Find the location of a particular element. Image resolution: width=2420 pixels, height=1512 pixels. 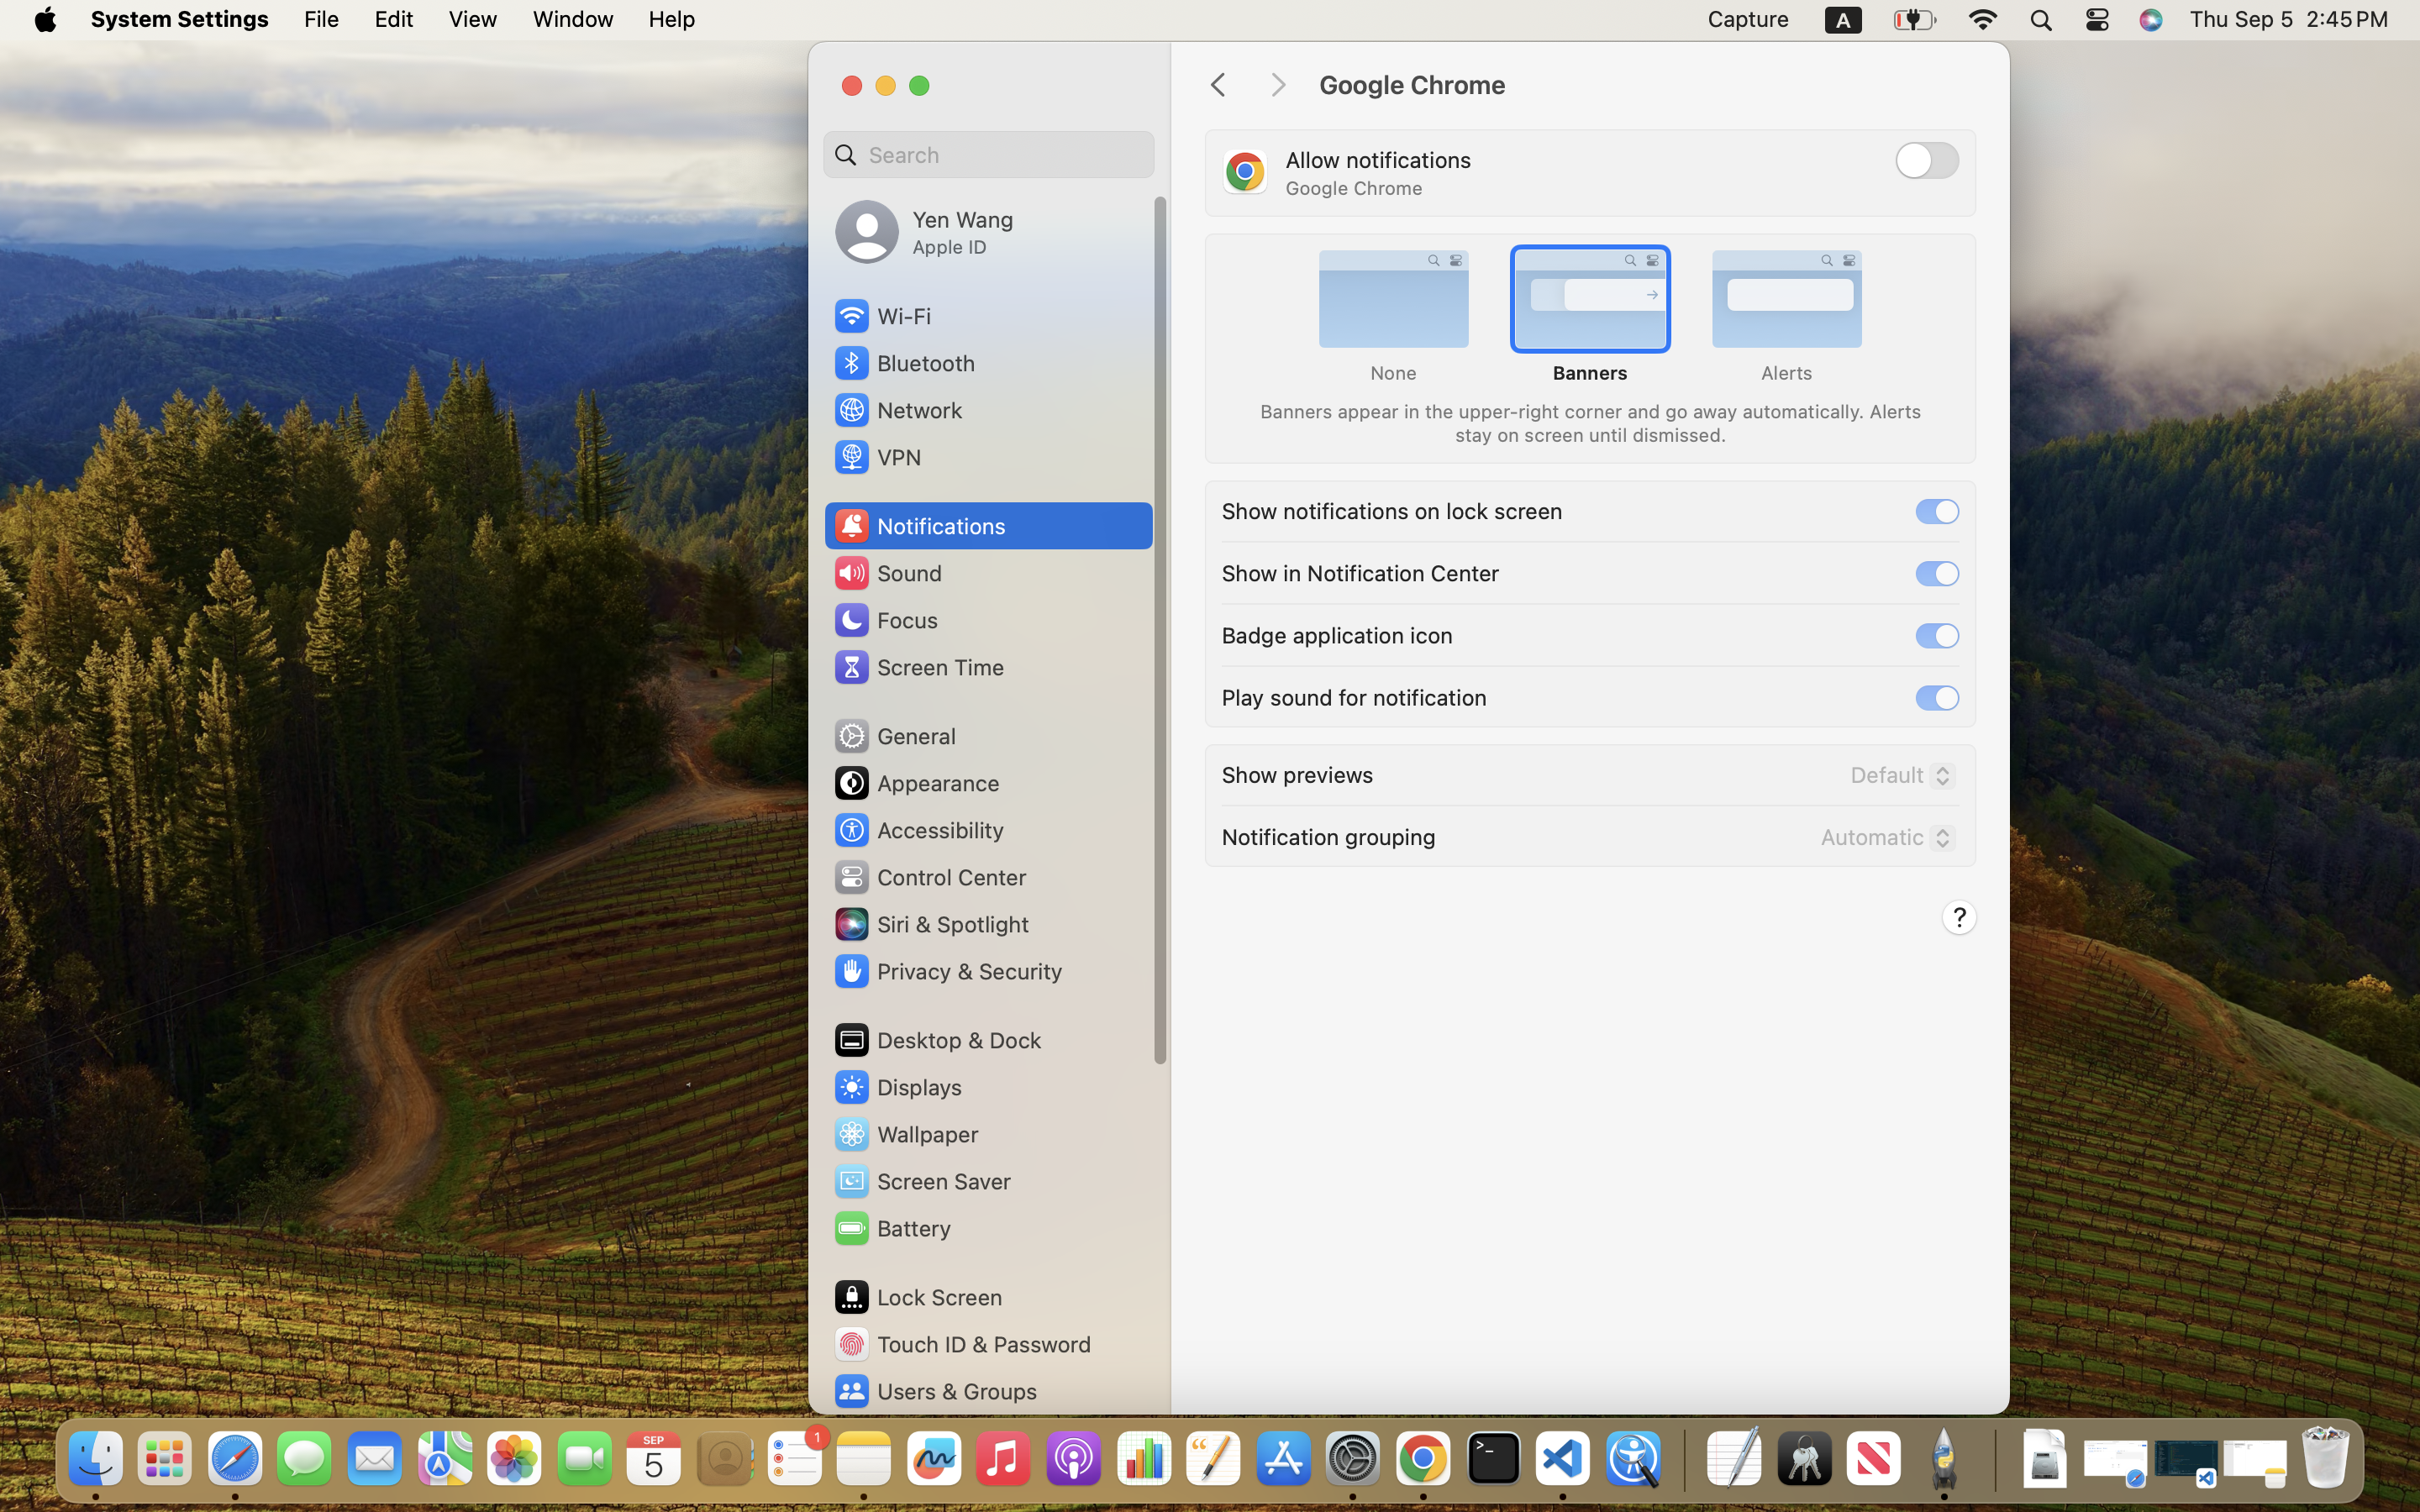

'Users & Groups' is located at coordinates (934, 1391).